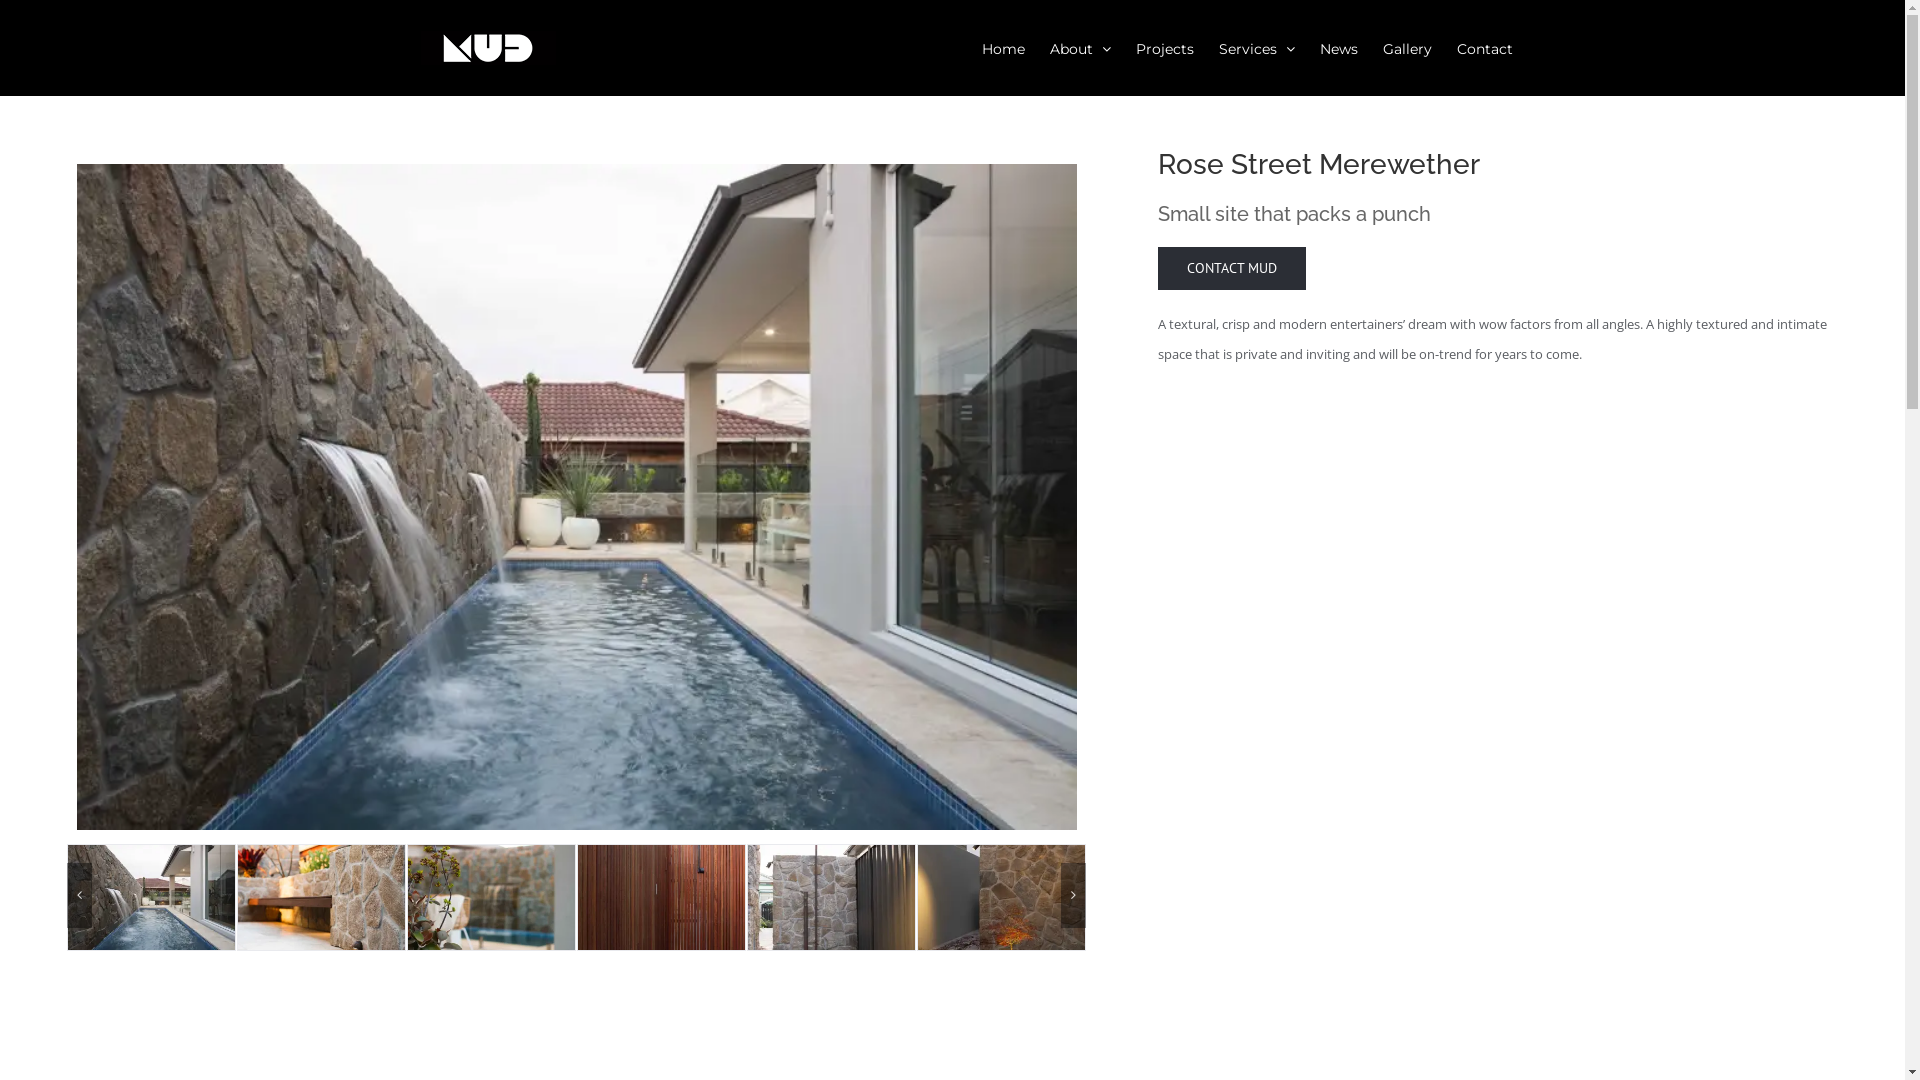 The image size is (1920, 1080). What do you see at coordinates (1483, 46) in the screenshot?
I see `'Contact'` at bounding box center [1483, 46].